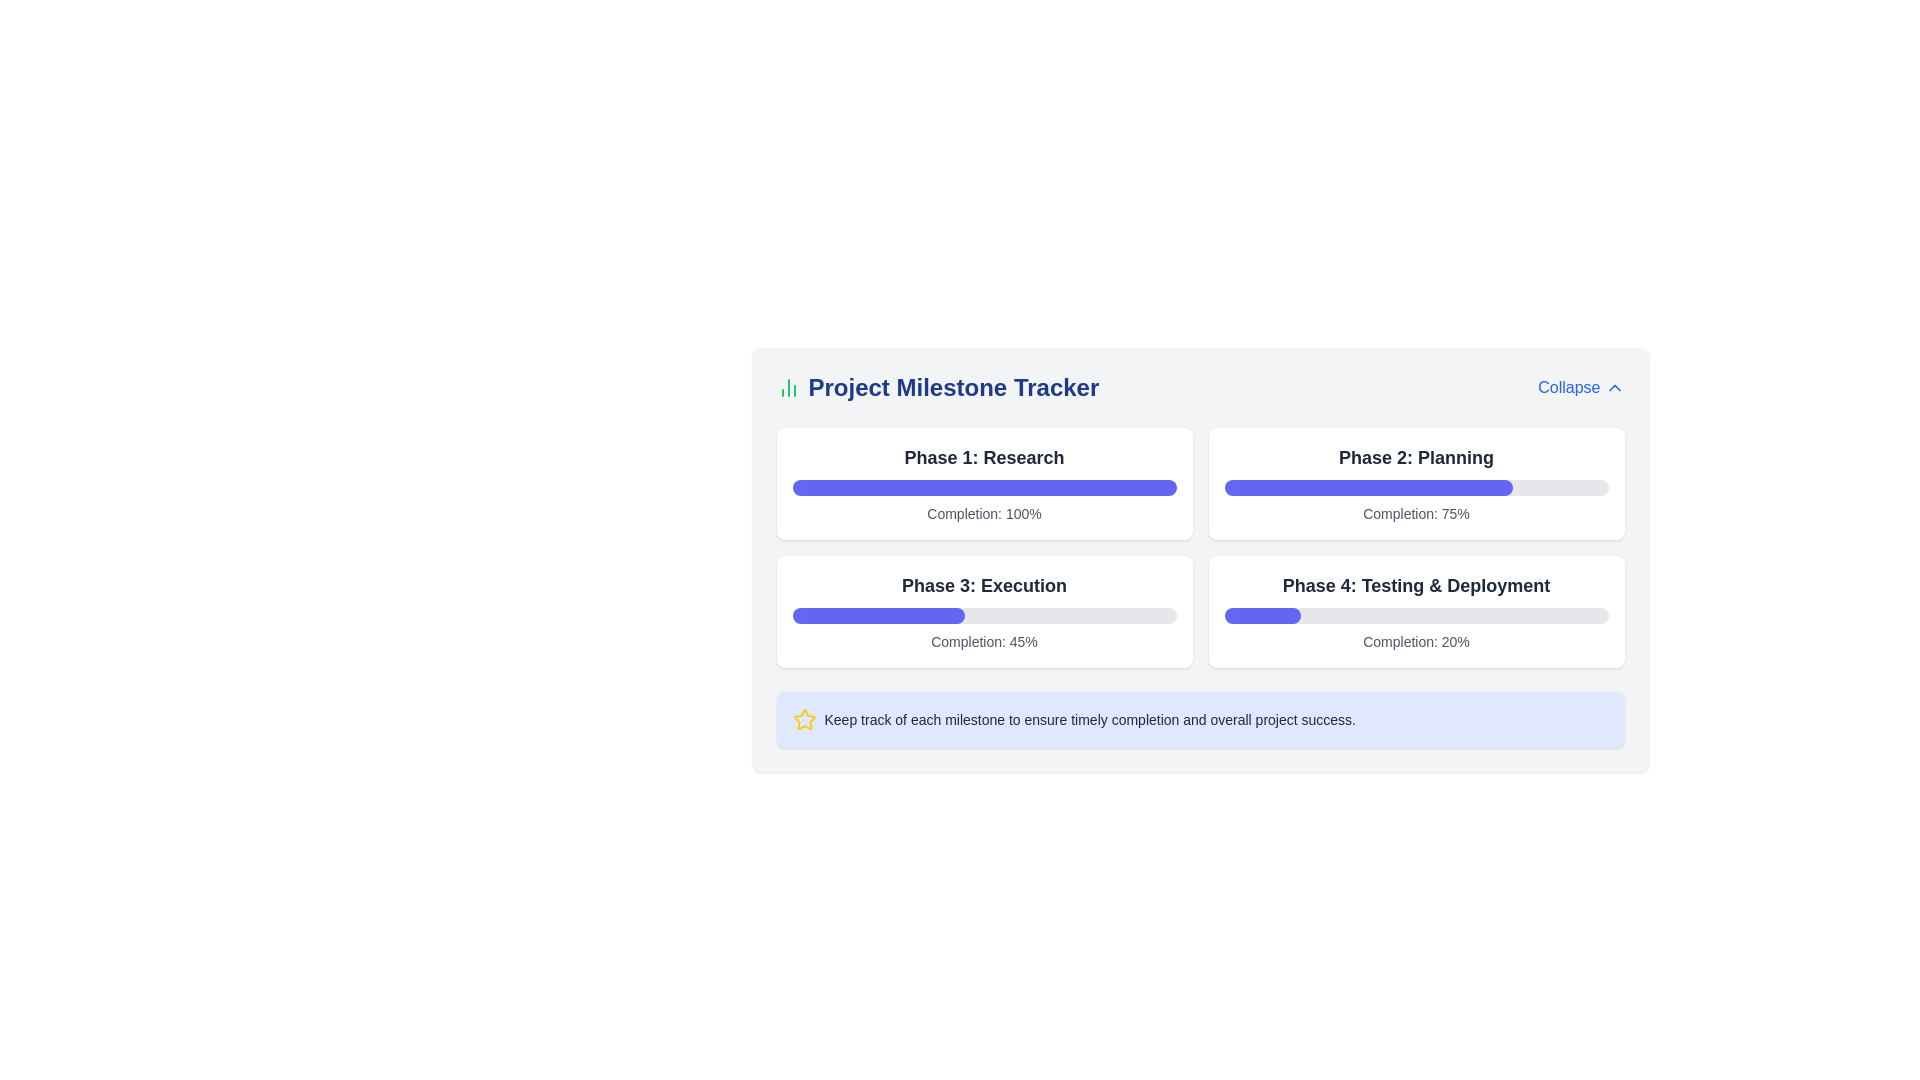 Image resolution: width=1920 pixels, height=1080 pixels. Describe the element at coordinates (804, 718) in the screenshot. I see `the yellow outline star icon located in the footer of the milestone tracker interface, which represents a rating or emphasis symbol` at that location.